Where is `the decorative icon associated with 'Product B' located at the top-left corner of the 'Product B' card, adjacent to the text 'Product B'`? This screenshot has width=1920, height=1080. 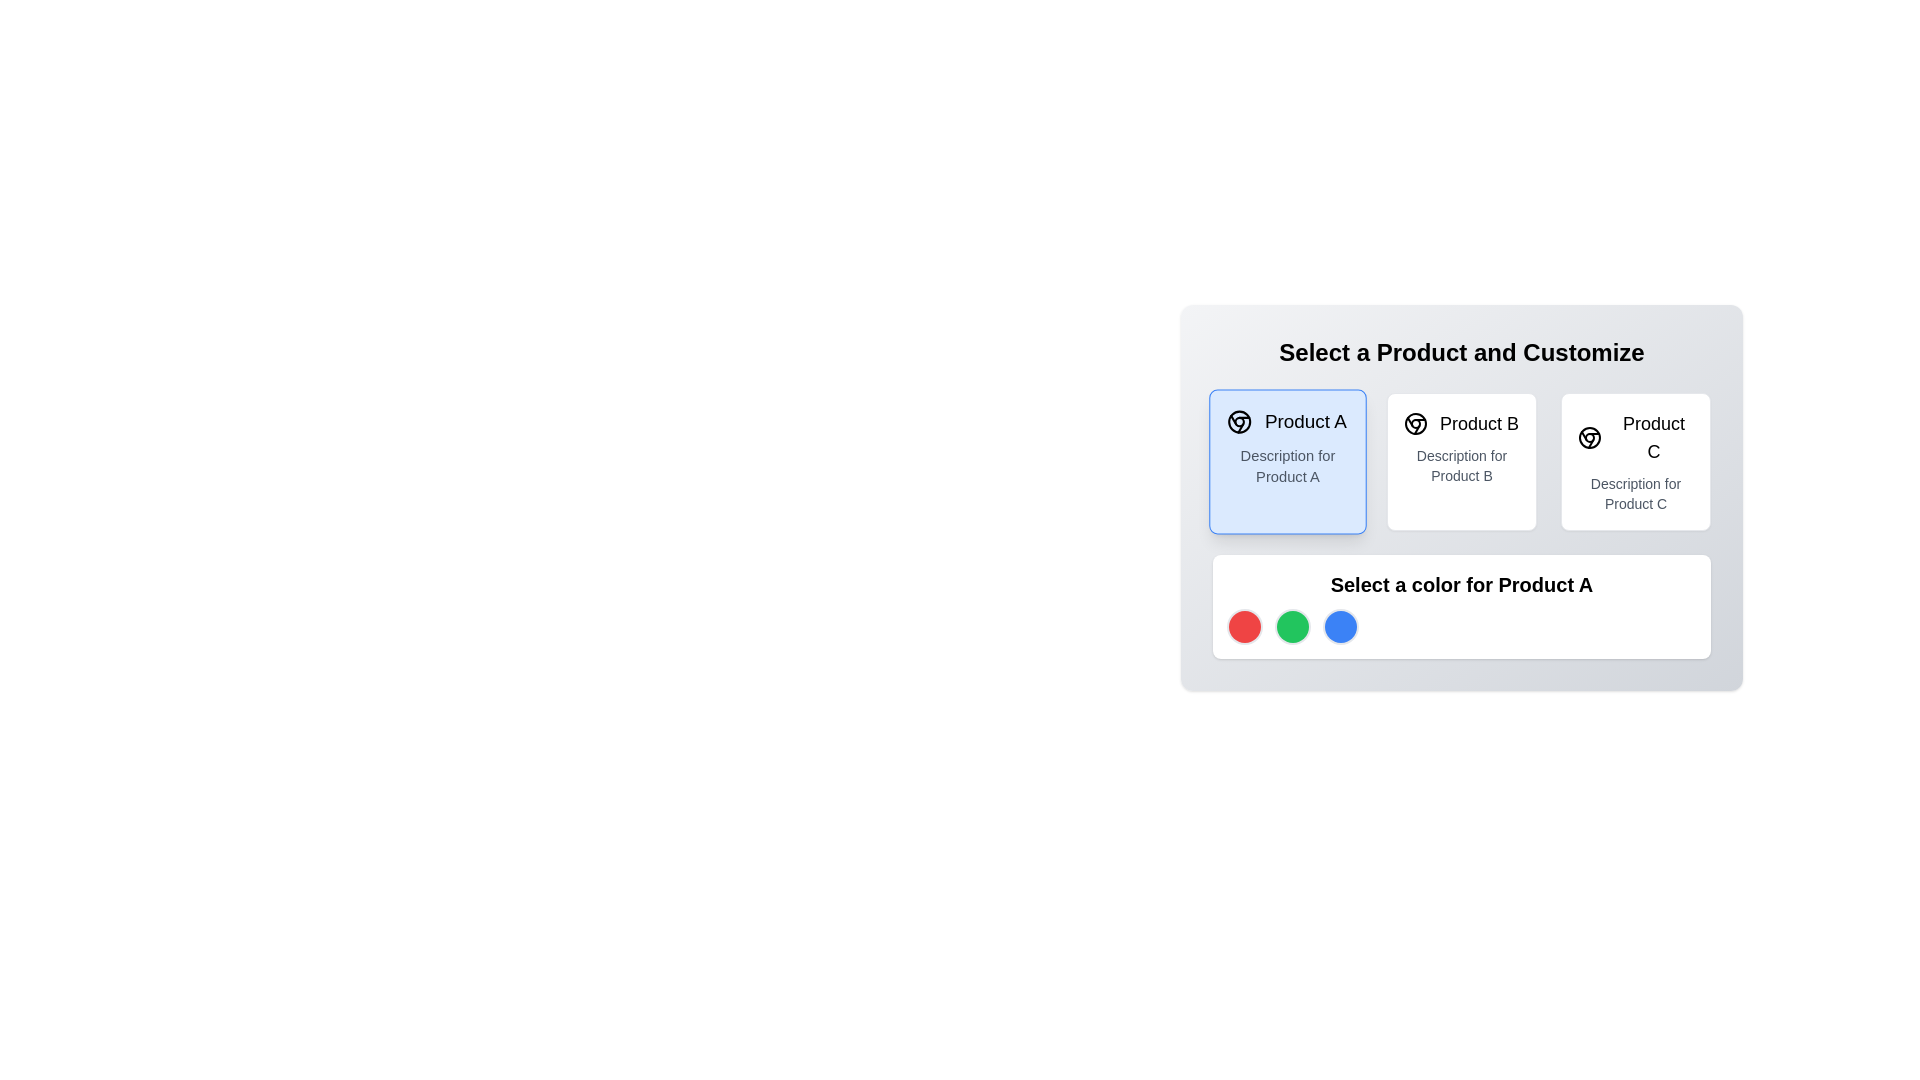 the decorative icon associated with 'Product B' located at the top-left corner of the 'Product B' card, adjacent to the text 'Product B' is located at coordinates (1415, 423).